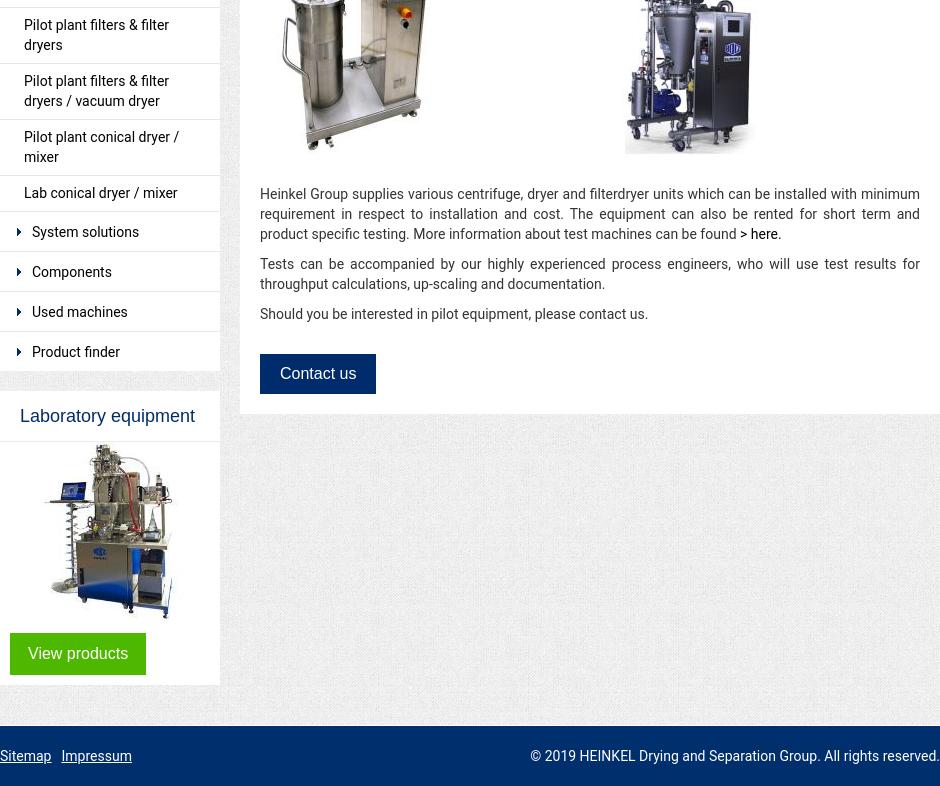 This screenshot has width=940, height=786. What do you see at coordinates (107, 415) in the screenshot?
I see `'Laboratory equipment'` at bounding box center [107, 415].